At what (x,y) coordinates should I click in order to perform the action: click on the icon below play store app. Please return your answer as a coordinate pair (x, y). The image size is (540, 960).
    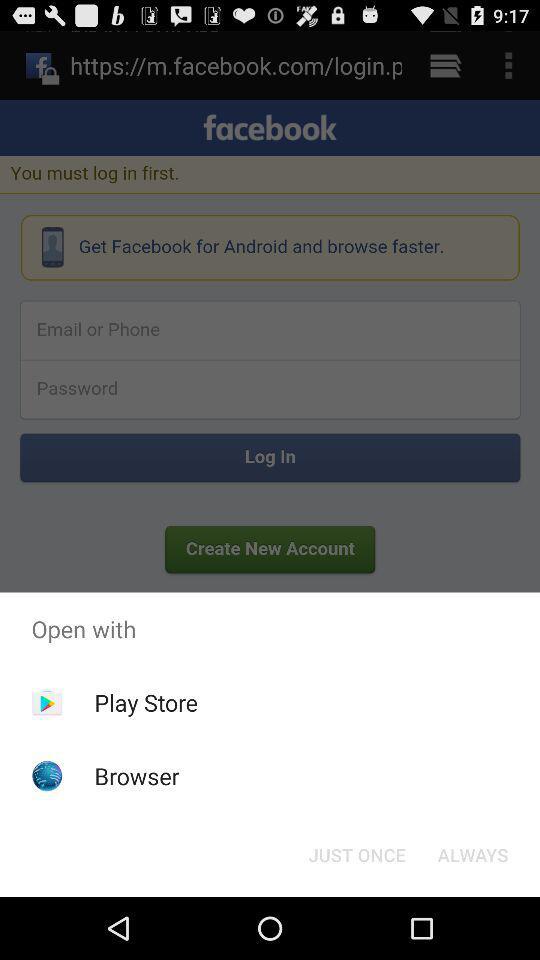
    Looking at the image, I should click on (136, 775).